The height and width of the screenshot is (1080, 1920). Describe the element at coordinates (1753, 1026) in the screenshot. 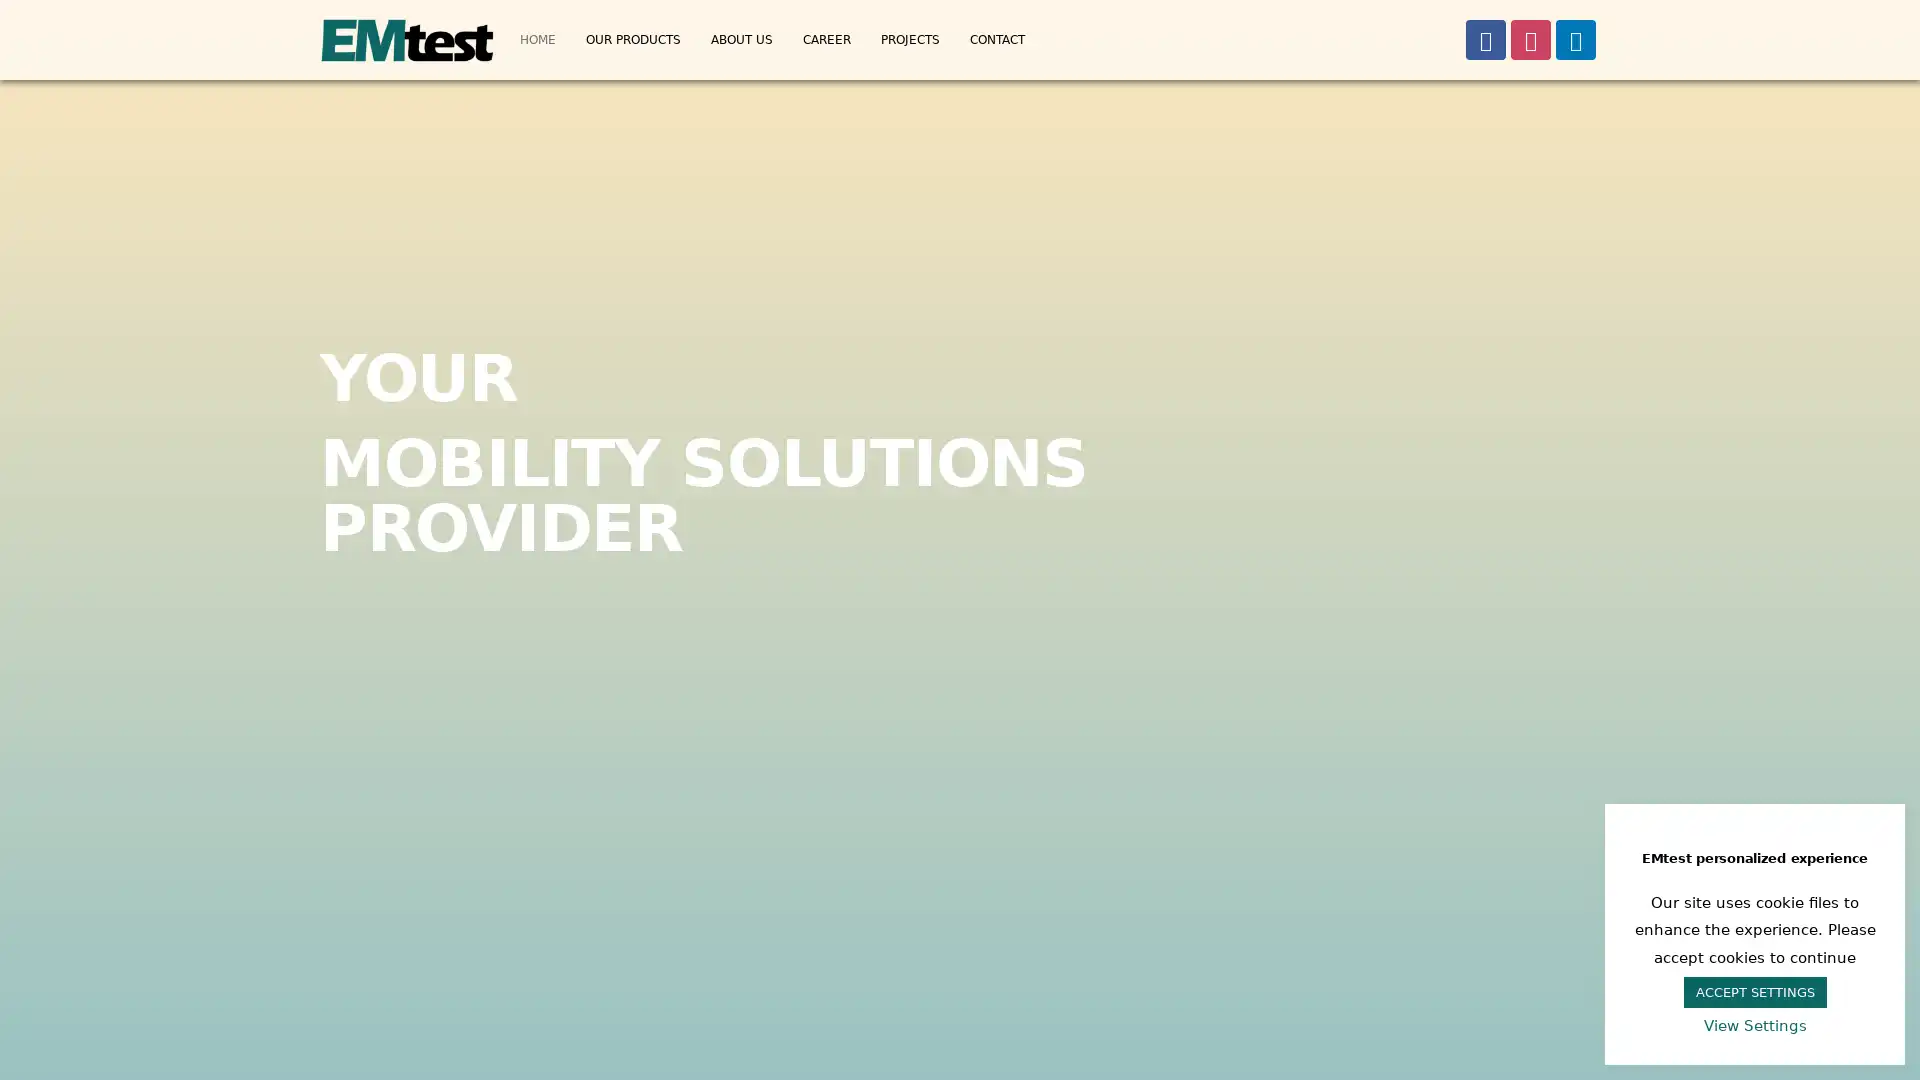

I see `View Settings` at that location.